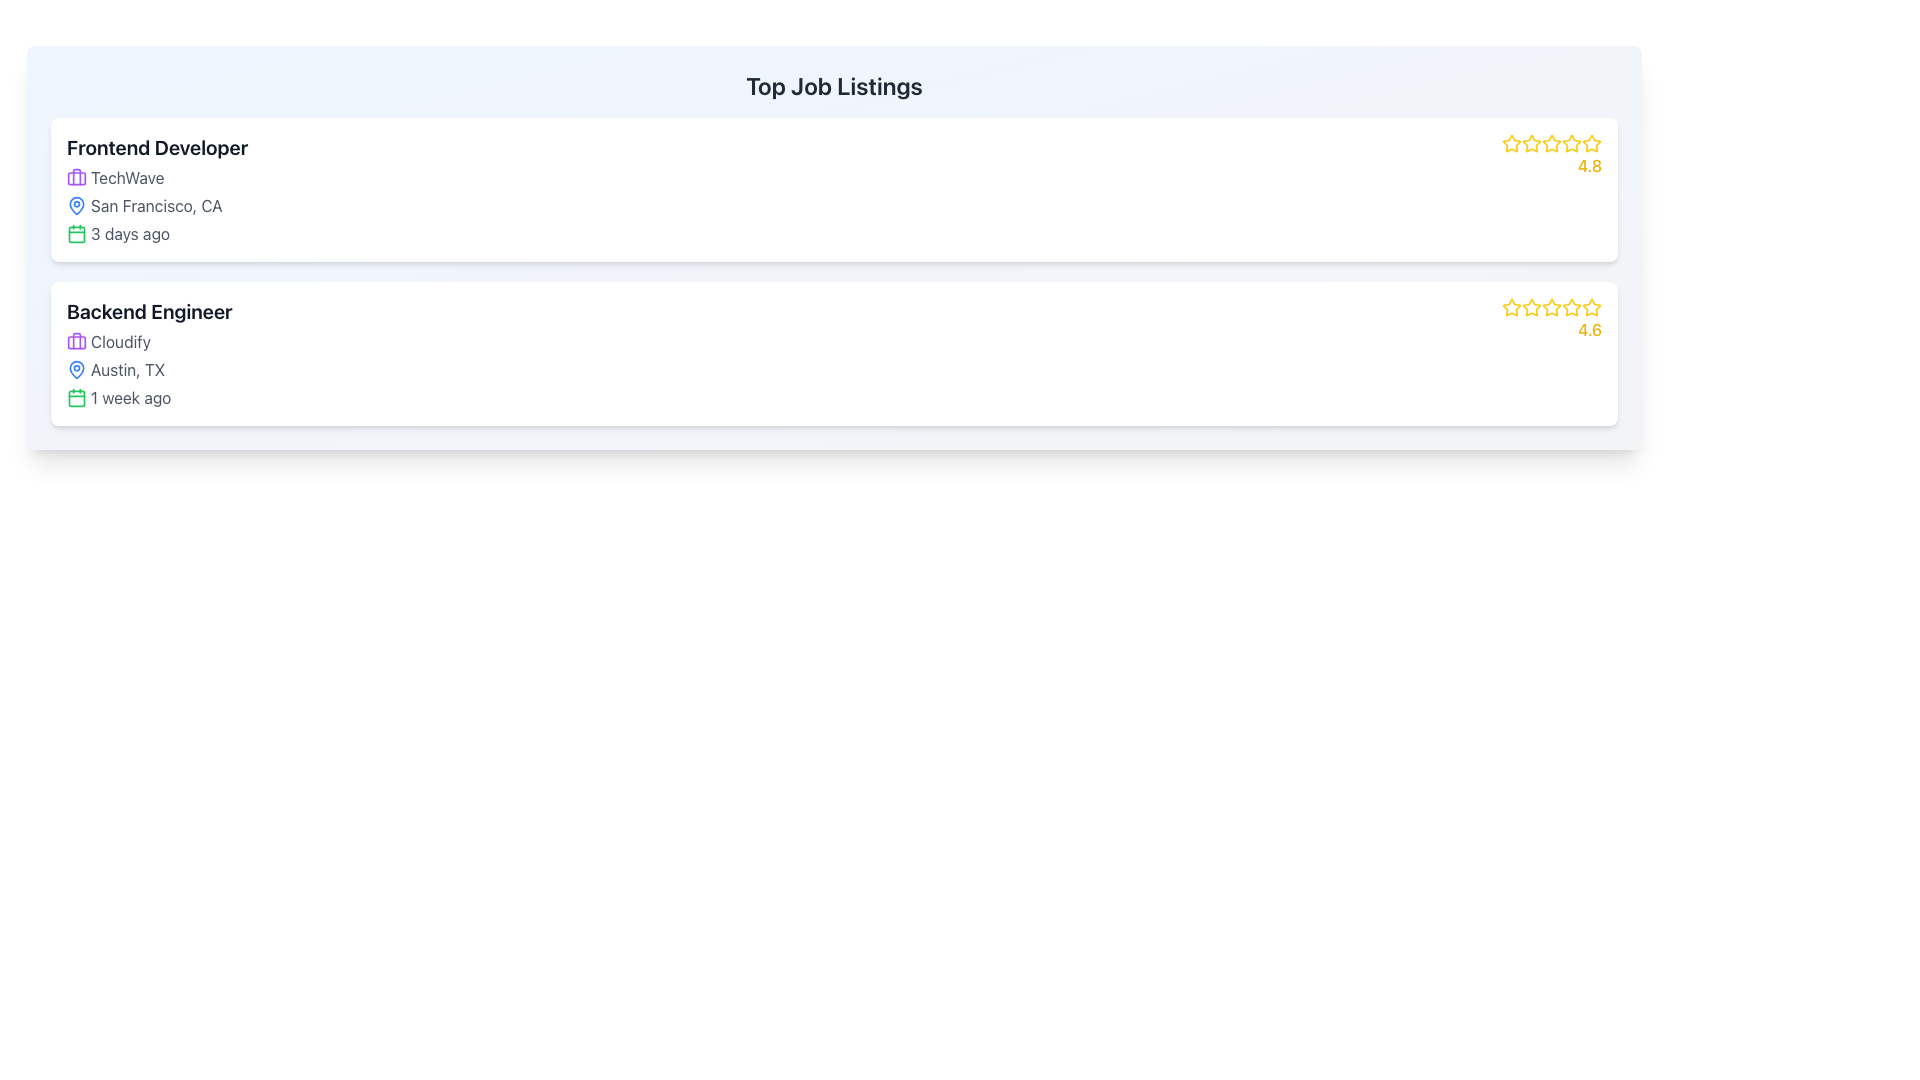 The height and width of the screenshot is (1080, 1920). What do you see at coordinates (1530, 142) in the screenshot?
I see `the first deselected rating star icon` at bounding box center [1530, 142].